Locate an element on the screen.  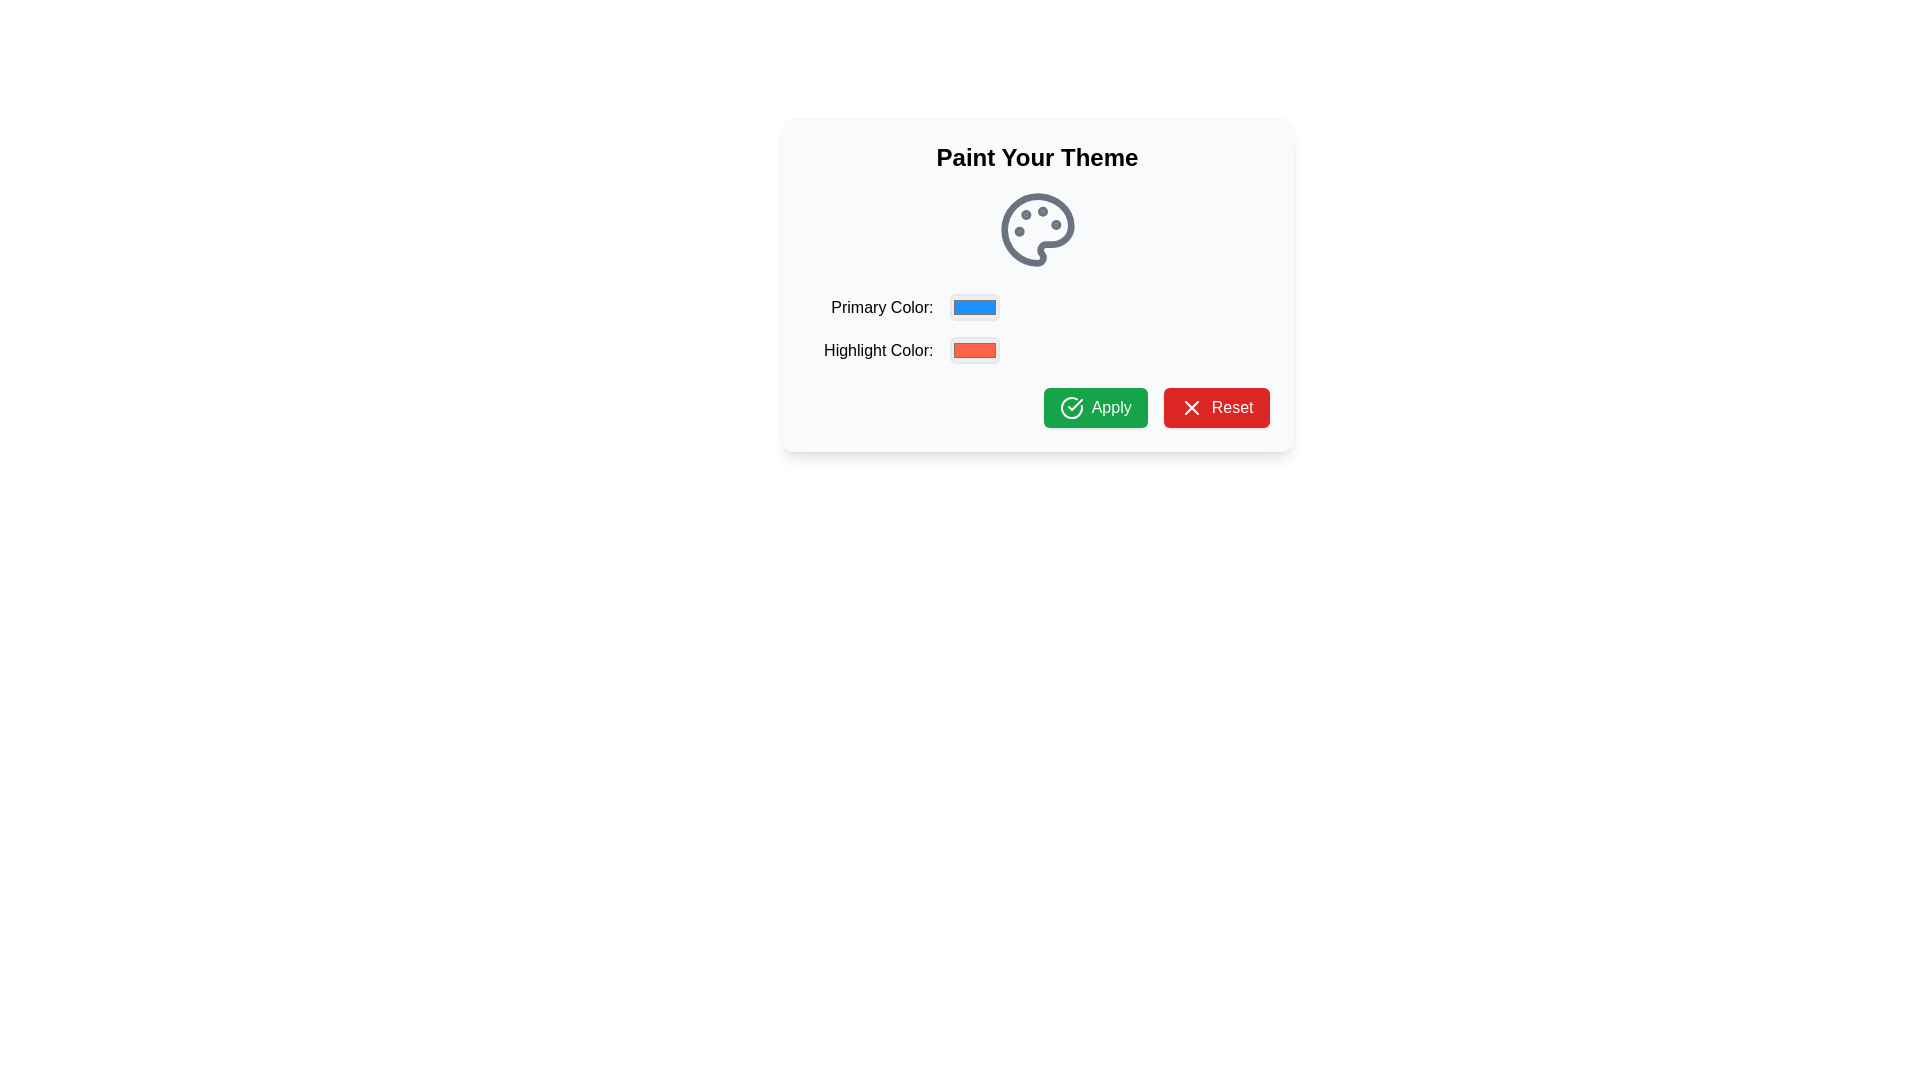
the color input field located to the right of the 'Highlight Color:' label is located at coordinates (974, 349).